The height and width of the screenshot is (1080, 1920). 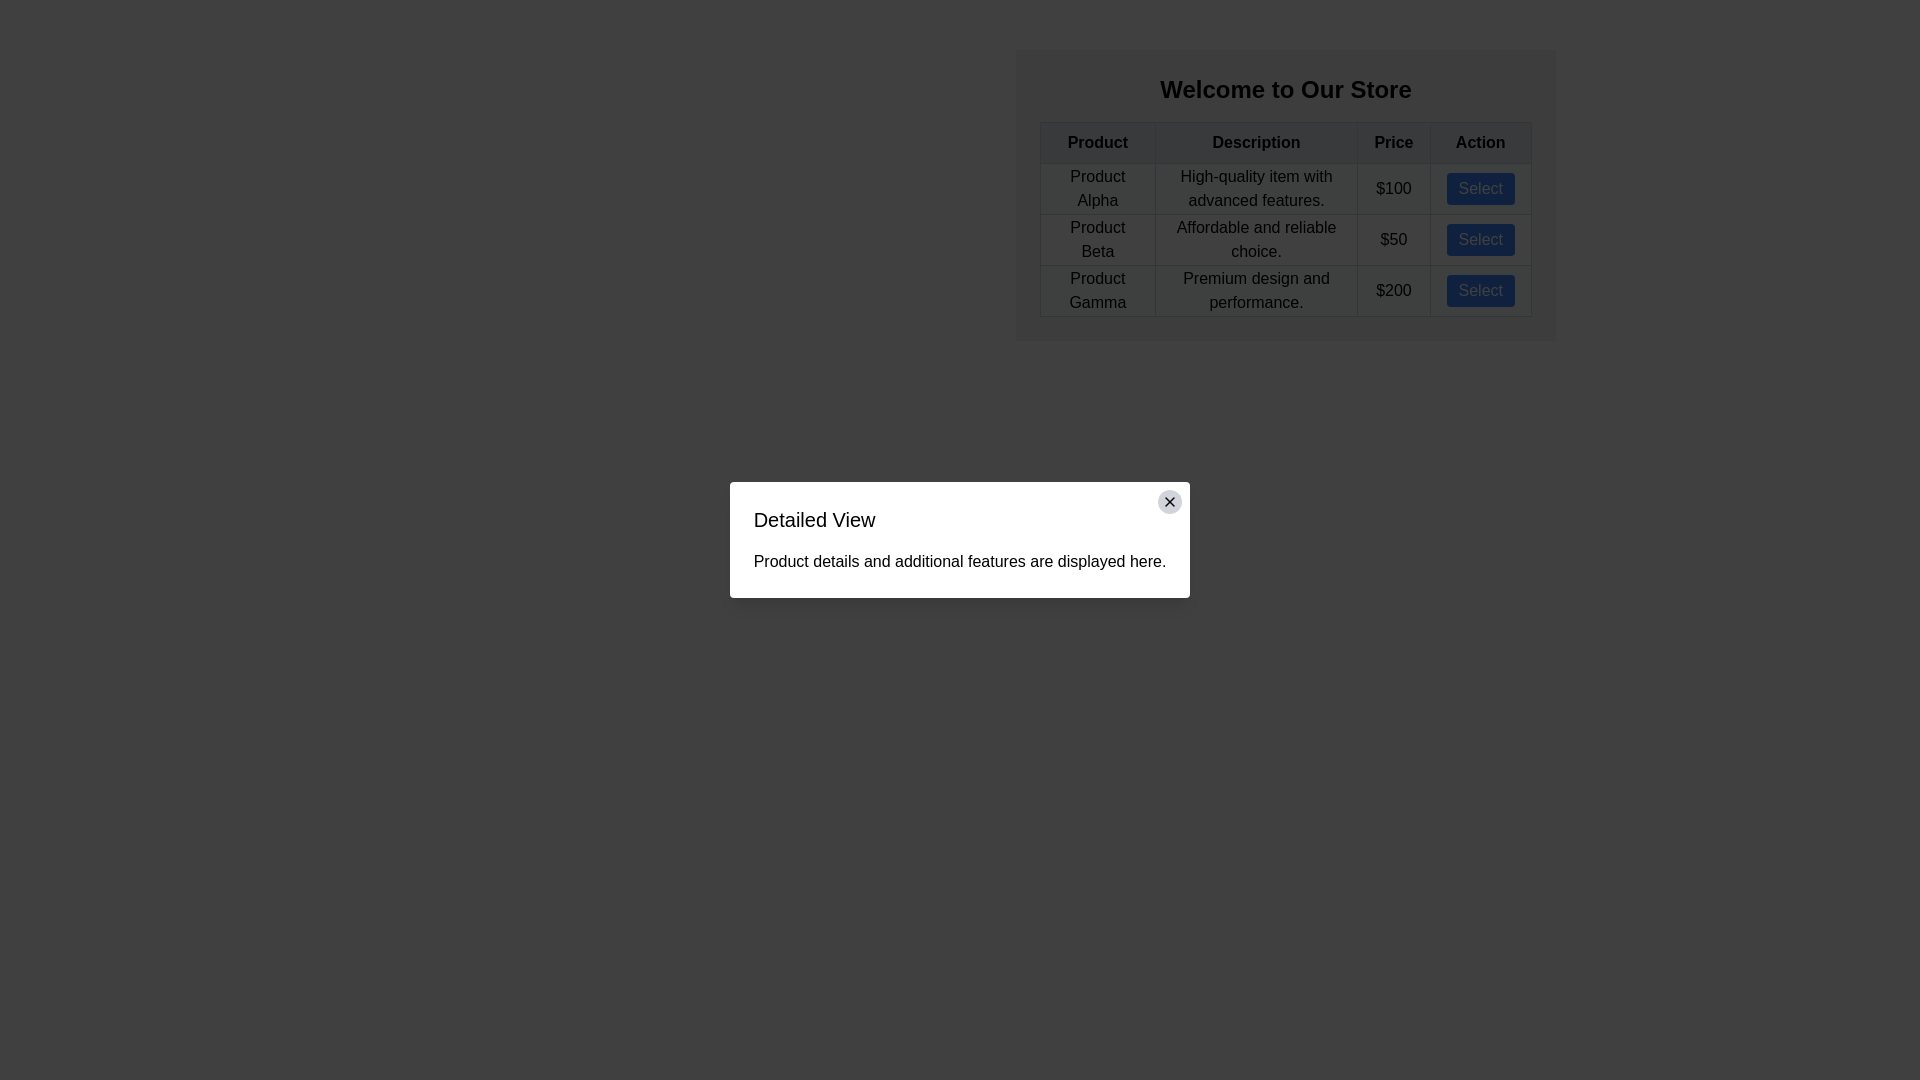 What do you see at coordinates (1096, 290) in the screenshot?
I see `the static text element displaying 'Product Gamma', located in the leftmost column of the third row in a table, above 'Premium design and performance' and to the left of '$200'` at bounding box center [1096, 290].